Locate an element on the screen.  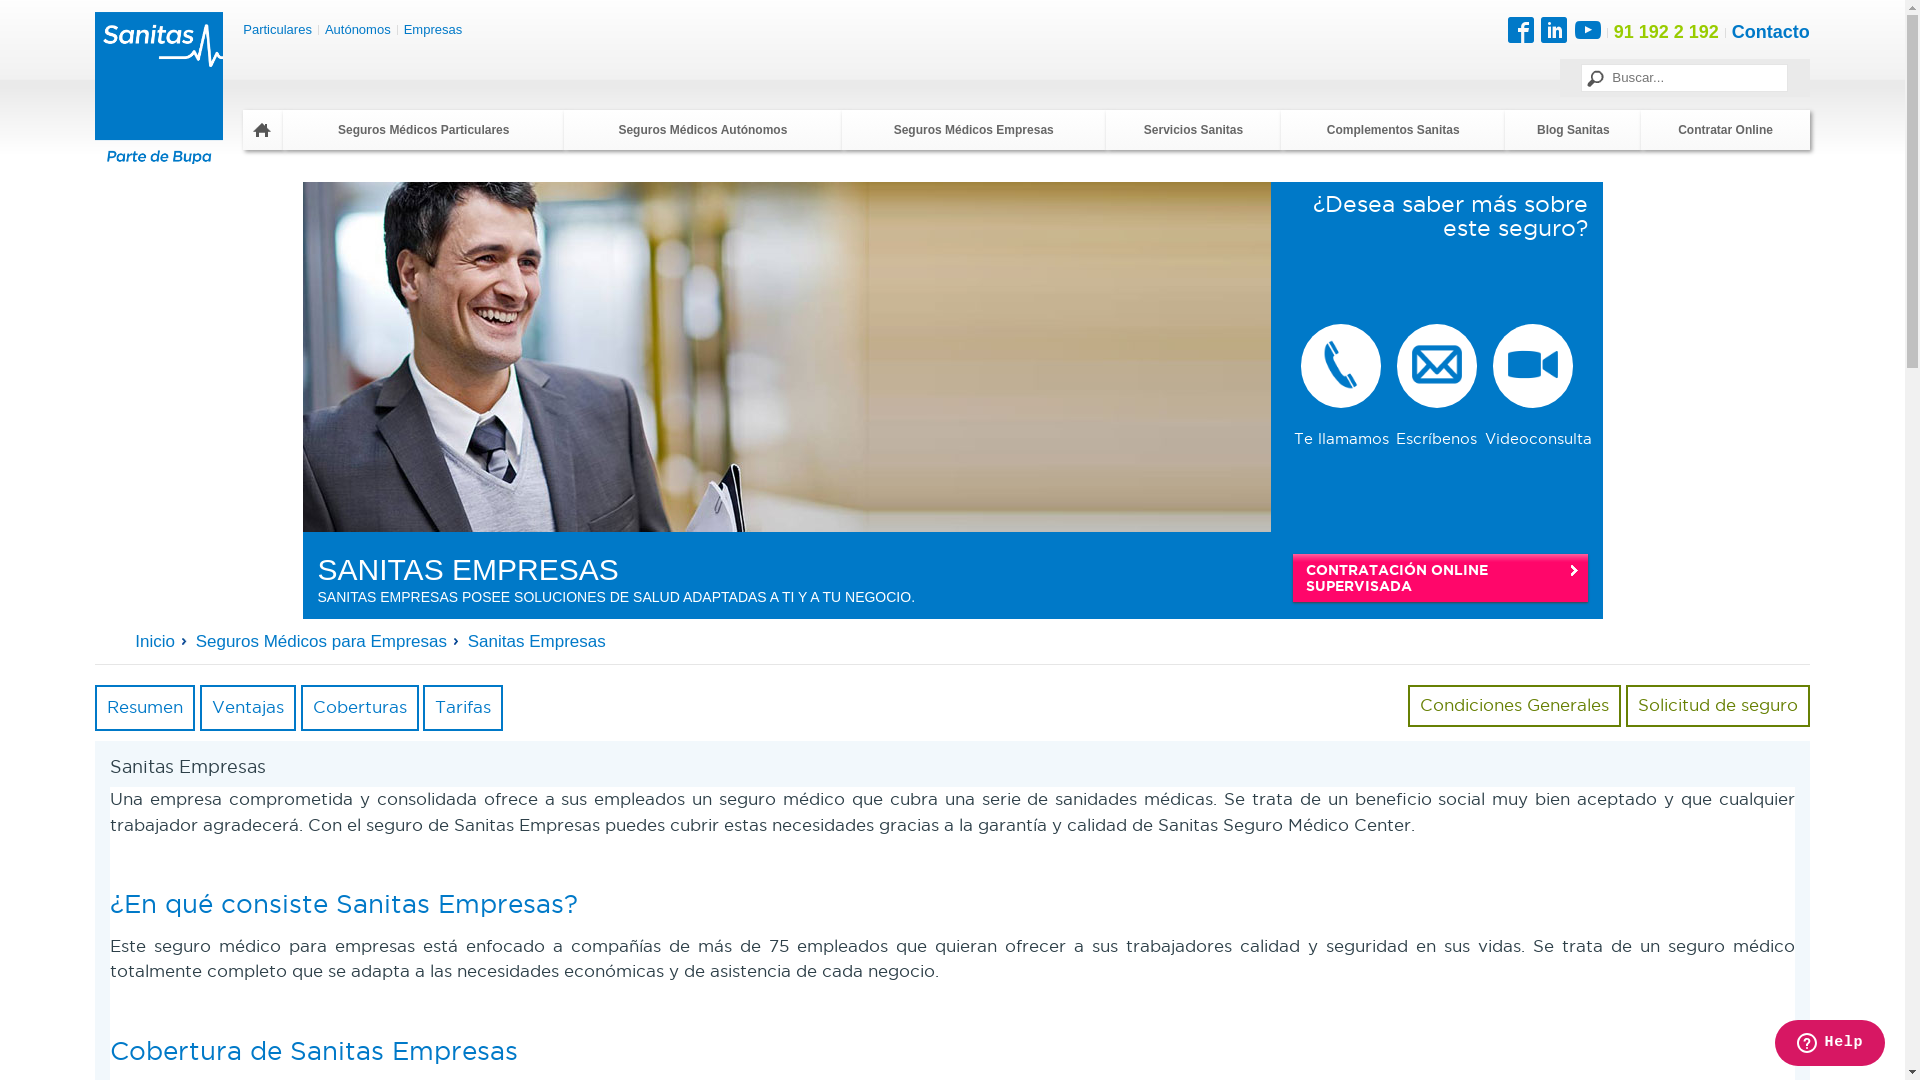
'Contratar Online' is located at coordinates (1723, 130).